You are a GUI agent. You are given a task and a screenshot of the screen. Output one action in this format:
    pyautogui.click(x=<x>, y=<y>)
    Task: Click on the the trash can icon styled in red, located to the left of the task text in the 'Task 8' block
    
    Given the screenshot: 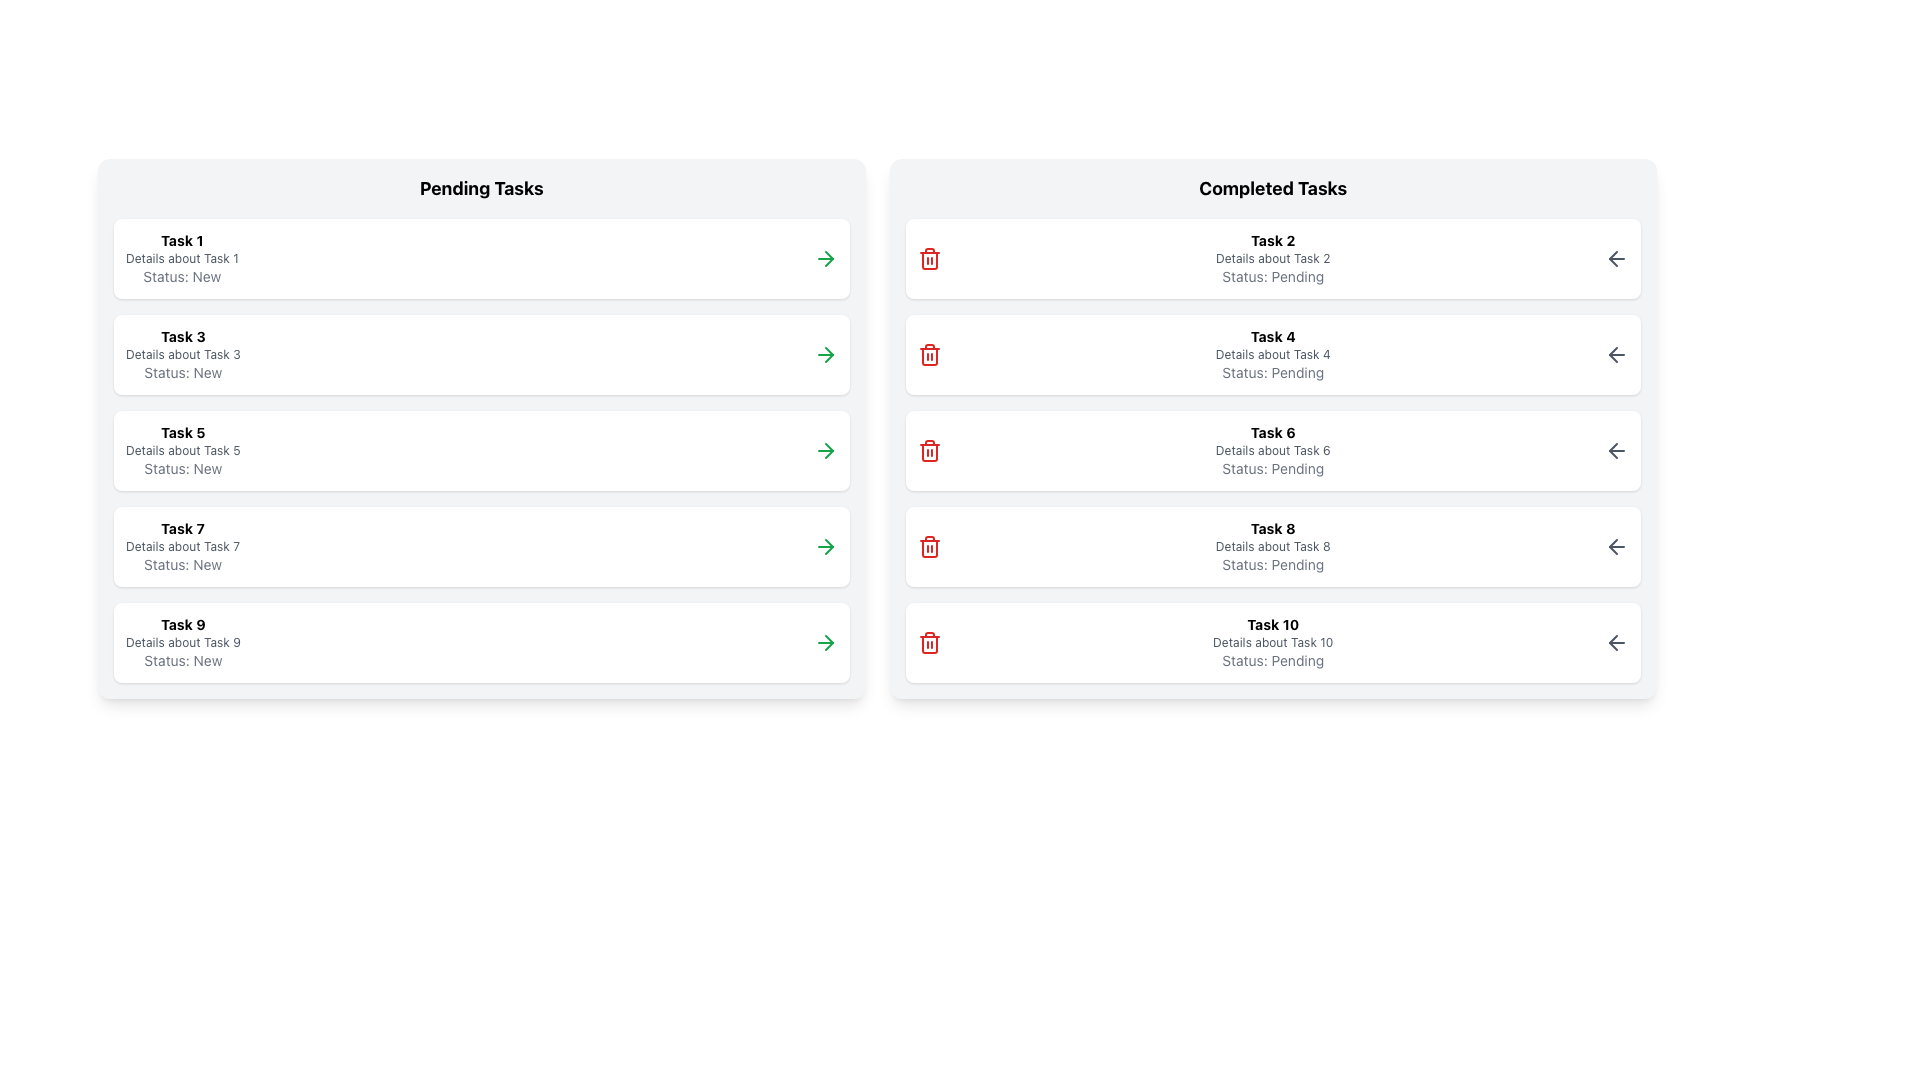 What is the action you would take?
    pyautogui.click(x=928, y=547)
    